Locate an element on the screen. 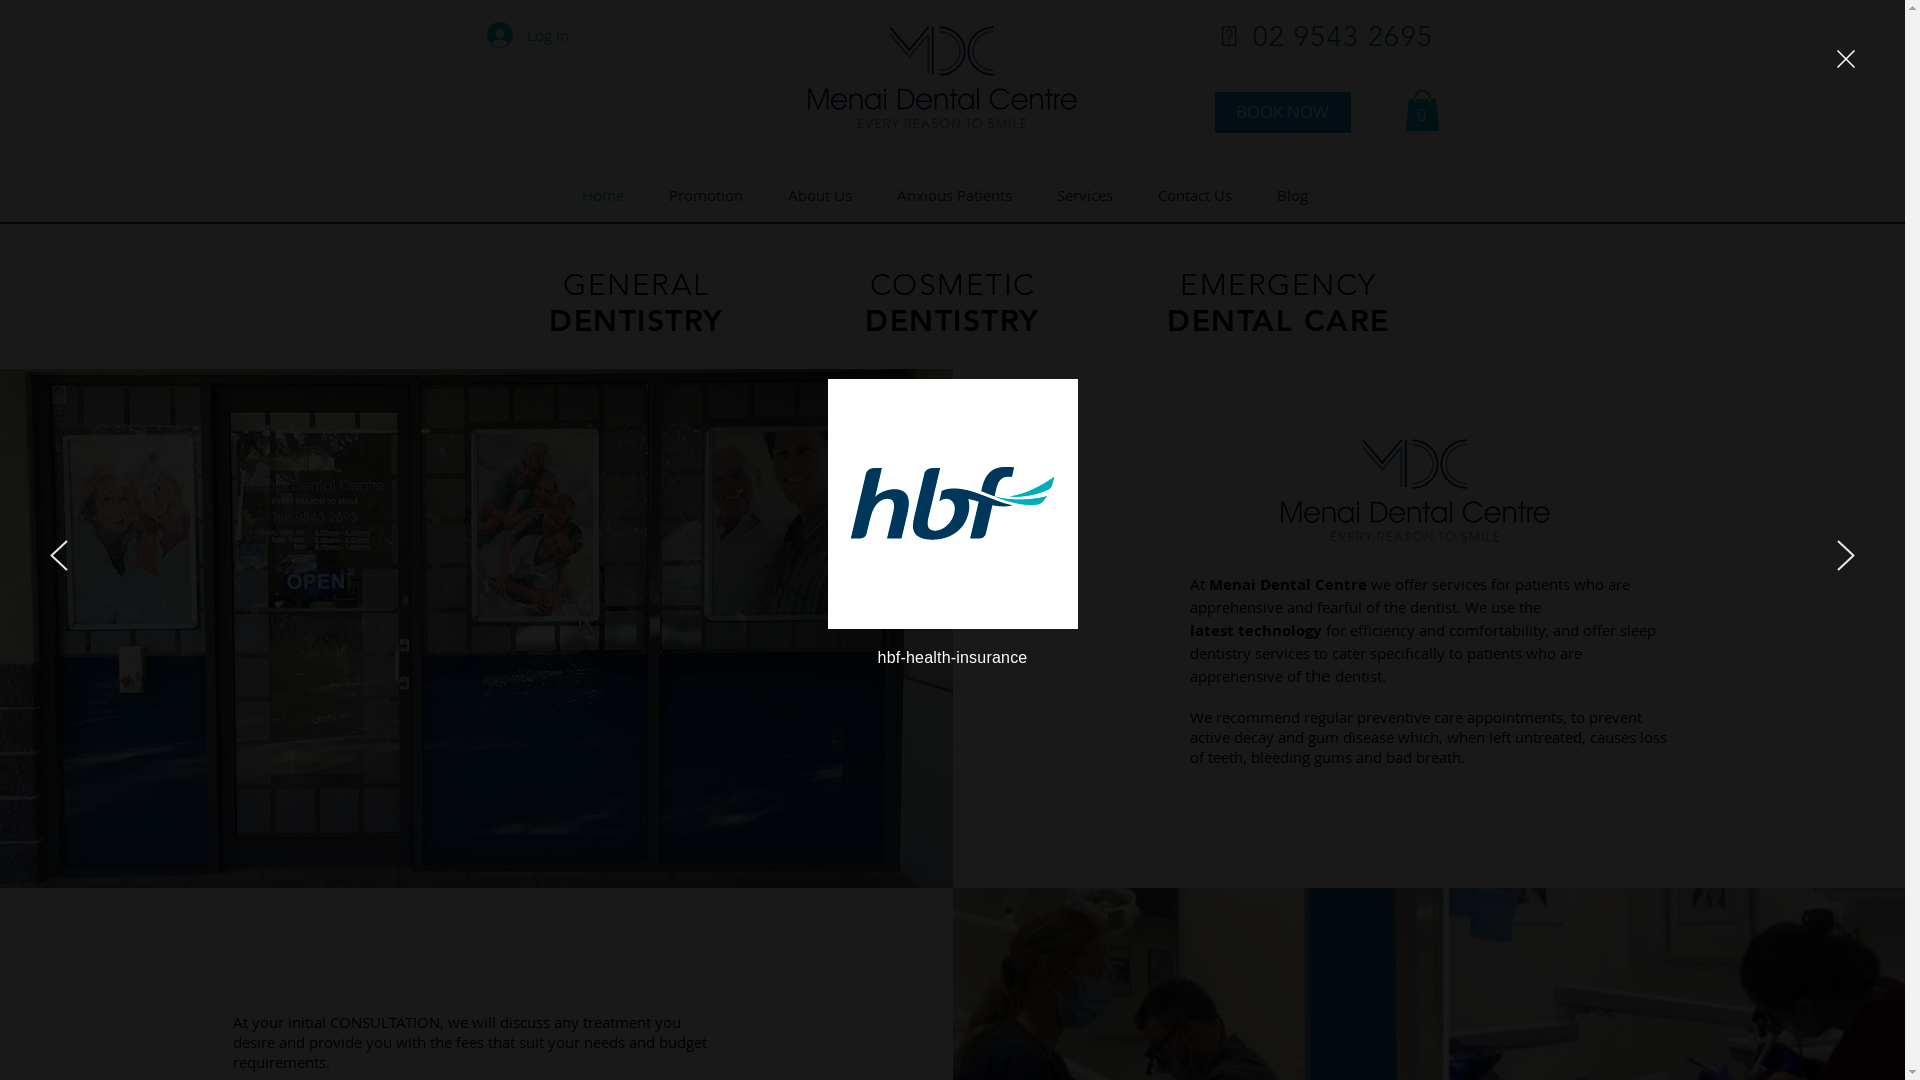 Image resolution: width=1920 pixels, height=1080 pixels. 'Services' is located at coordinates (1091, 194).